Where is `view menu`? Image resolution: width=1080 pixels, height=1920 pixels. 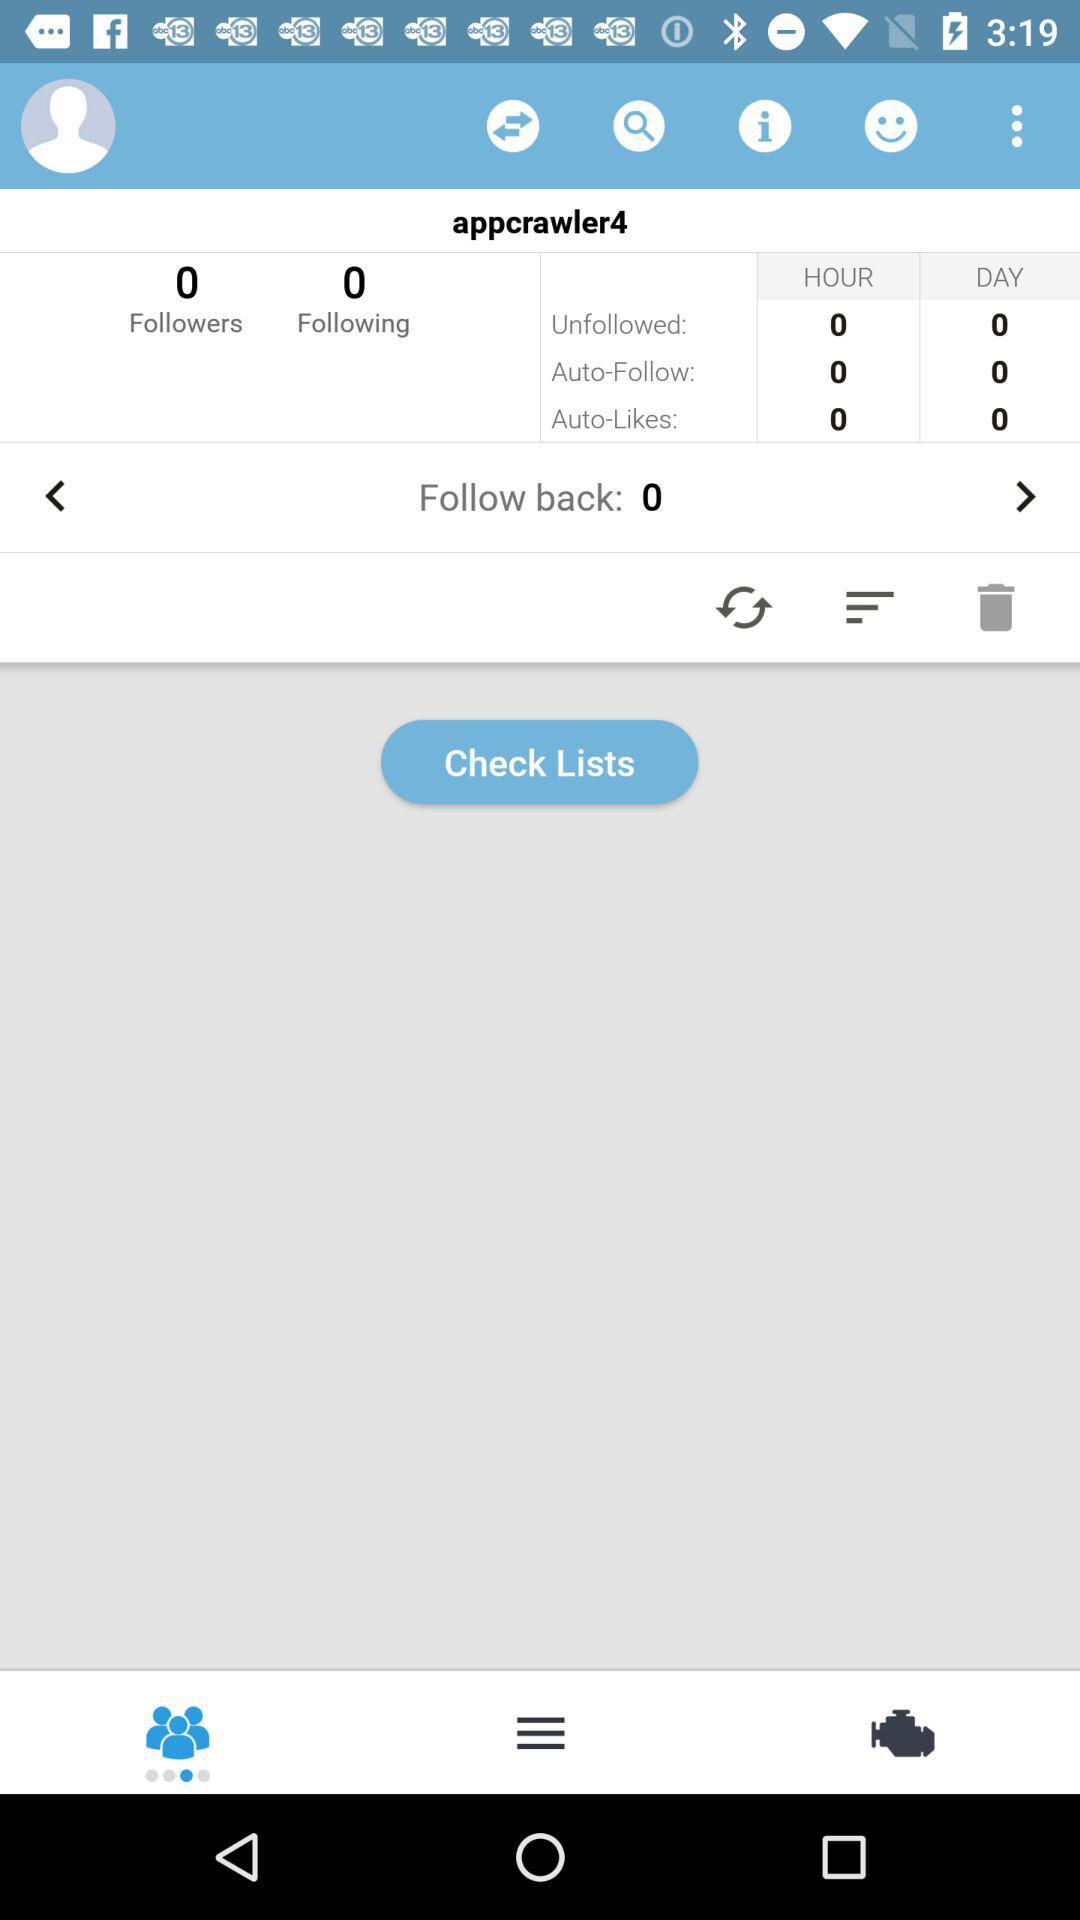 view menu is located at coordinates (1017, 124).